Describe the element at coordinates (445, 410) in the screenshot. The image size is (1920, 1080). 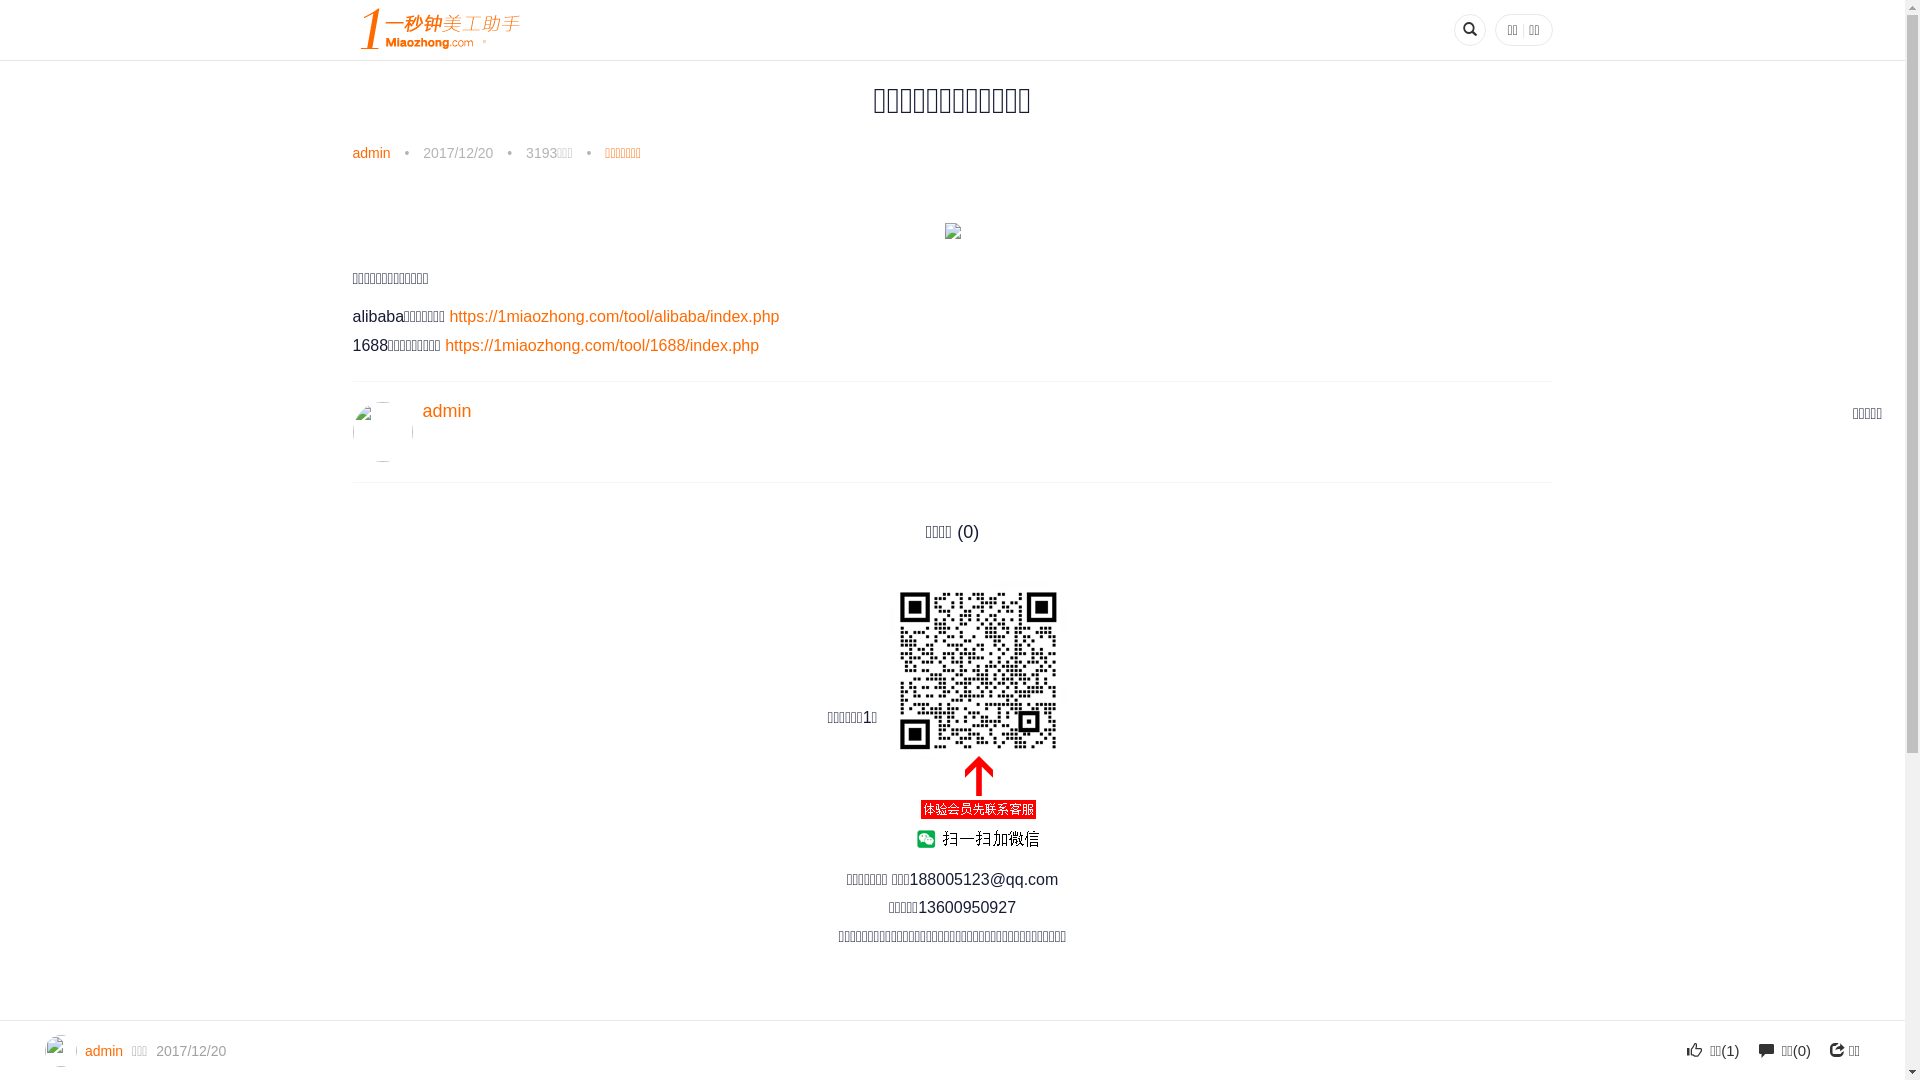
I see `'admin'` at that location.